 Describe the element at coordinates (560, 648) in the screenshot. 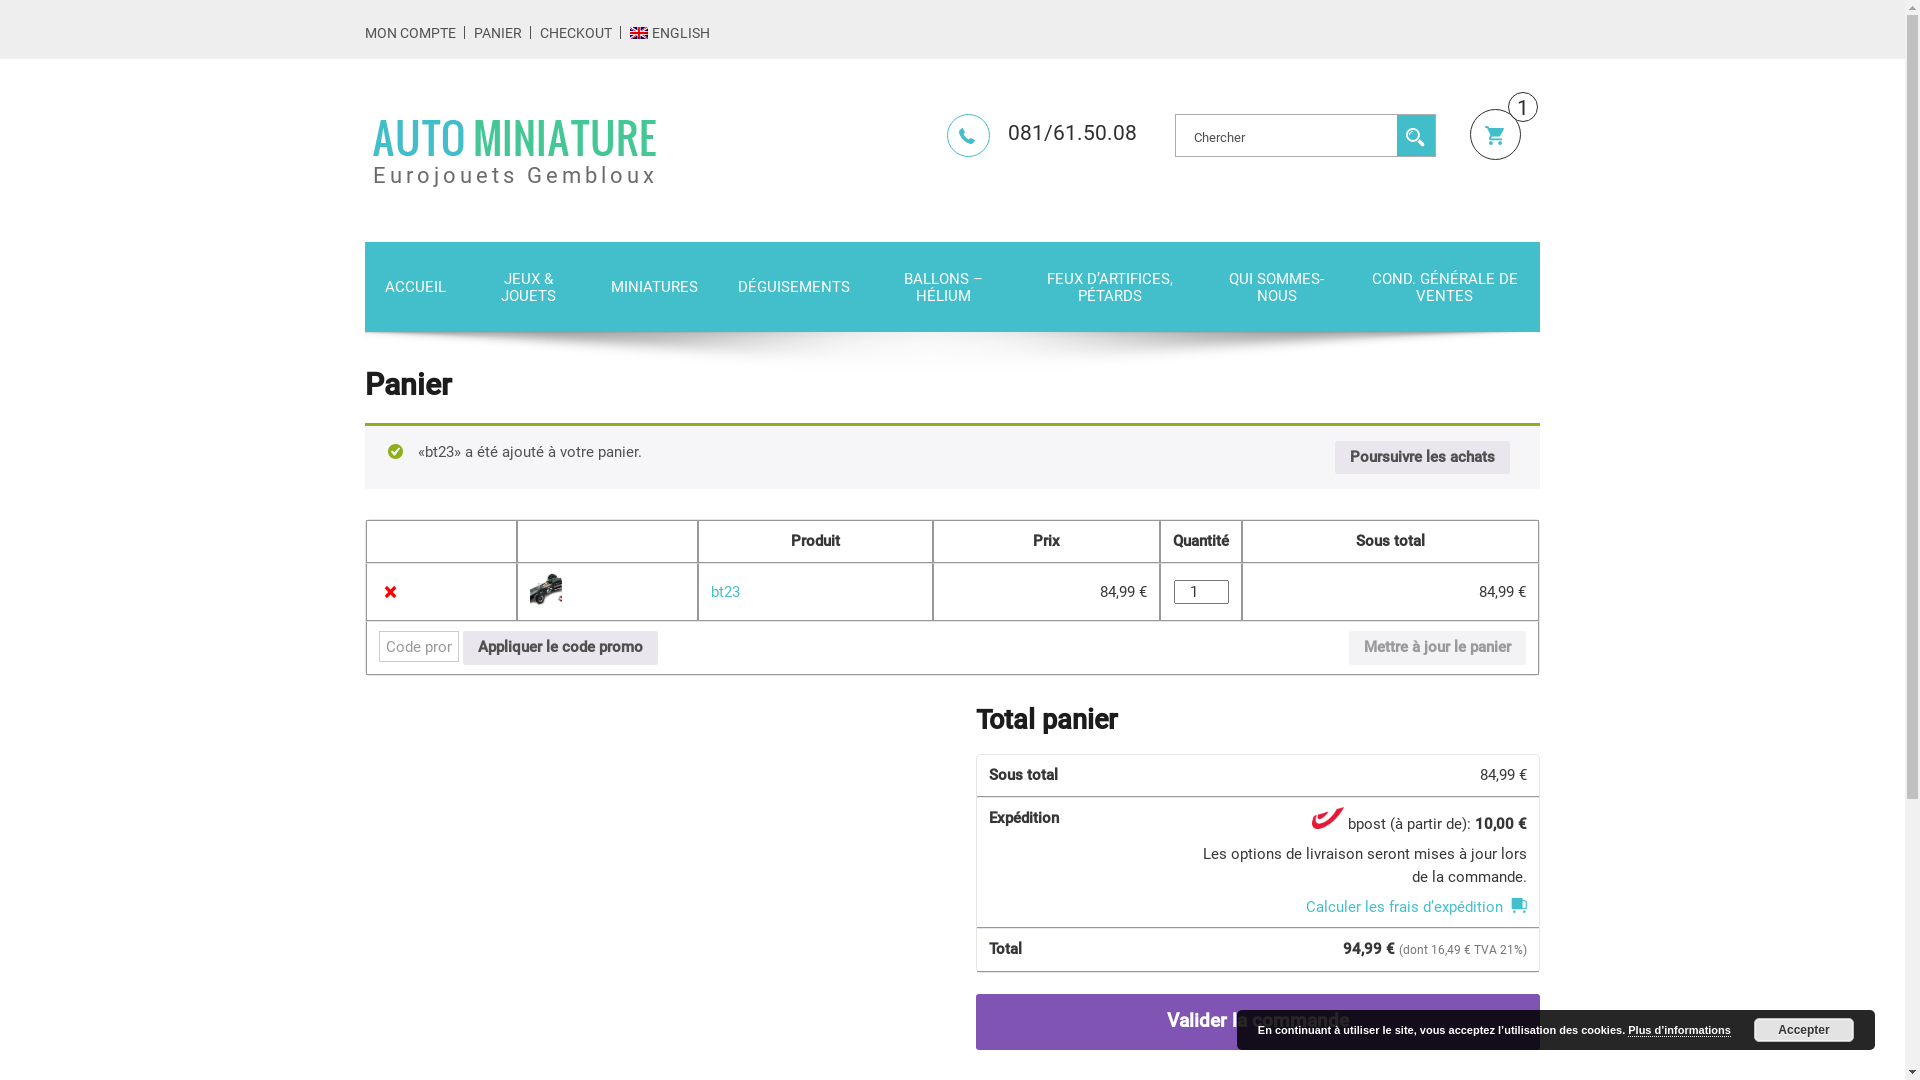

I see `'Appliquer le code promo'` at that location.